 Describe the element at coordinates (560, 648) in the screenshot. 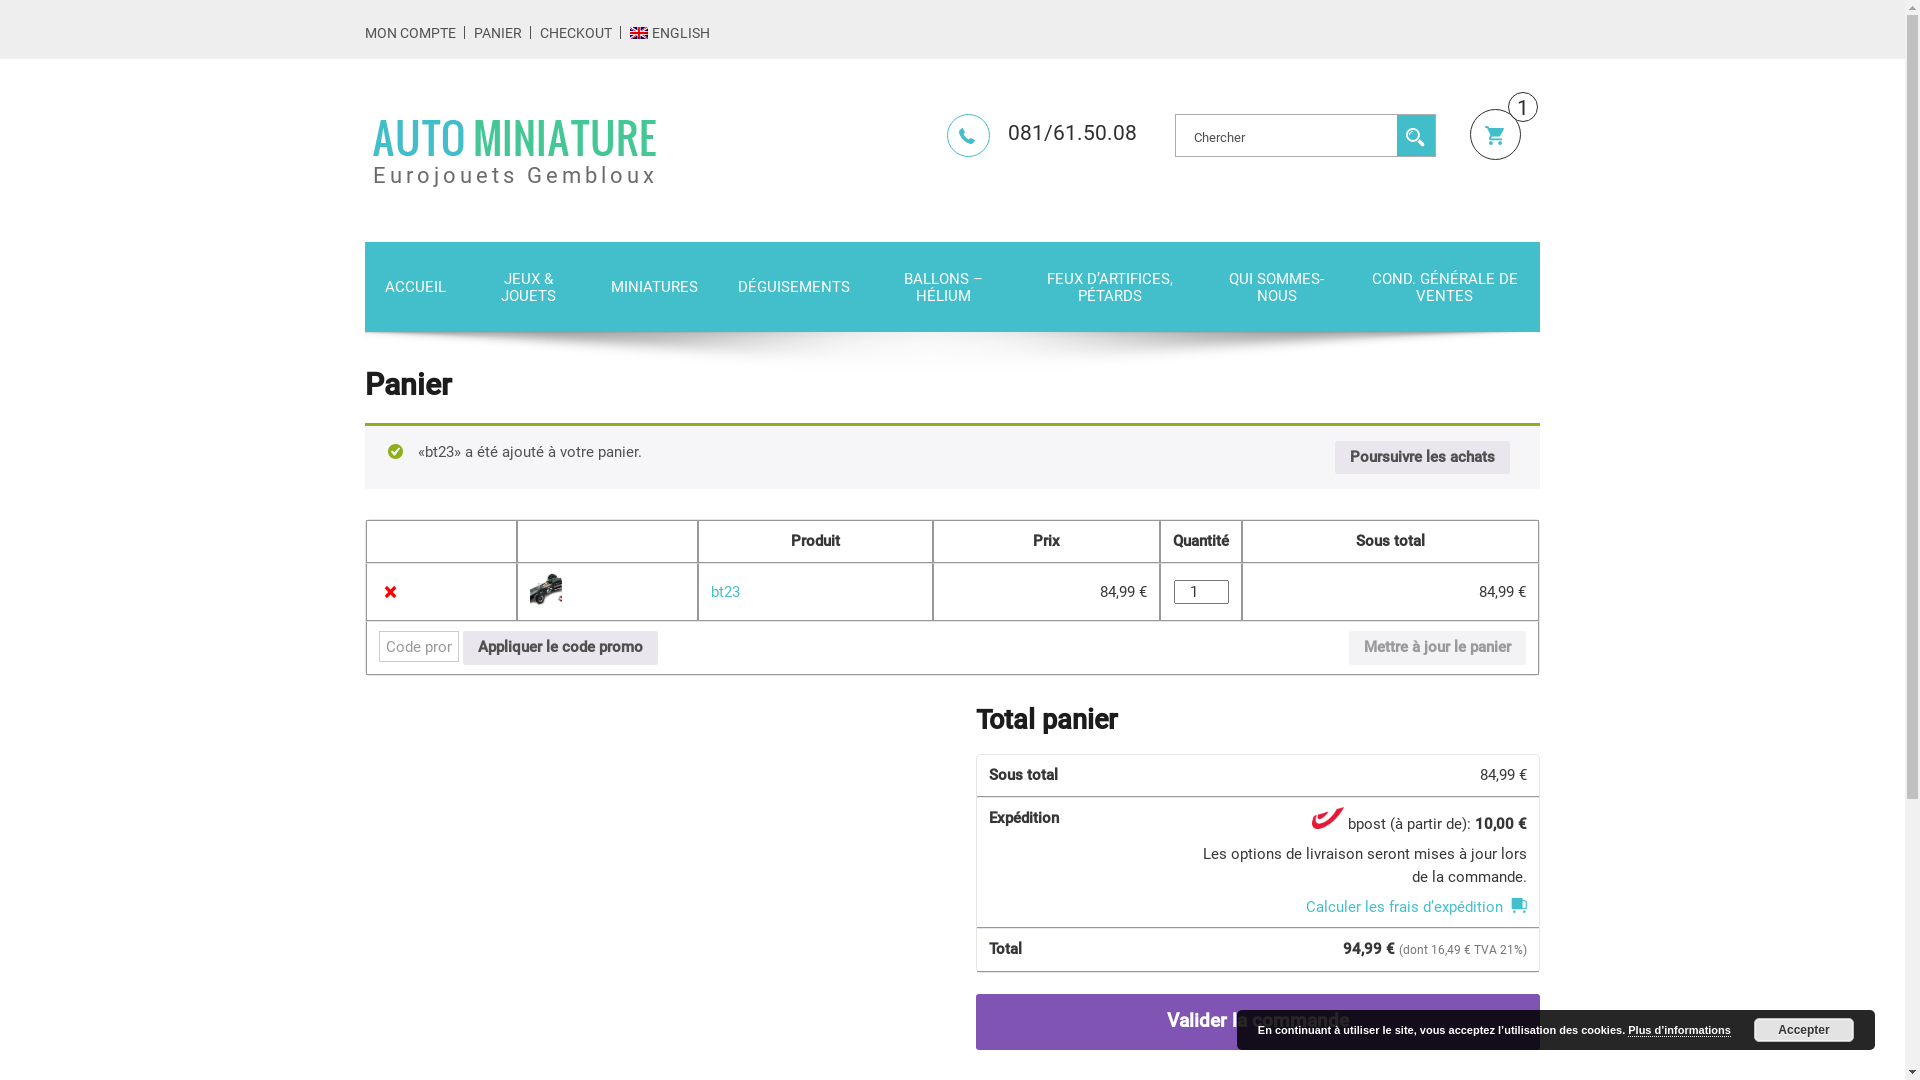

I see `'Appliquer le code promo'` at that location.